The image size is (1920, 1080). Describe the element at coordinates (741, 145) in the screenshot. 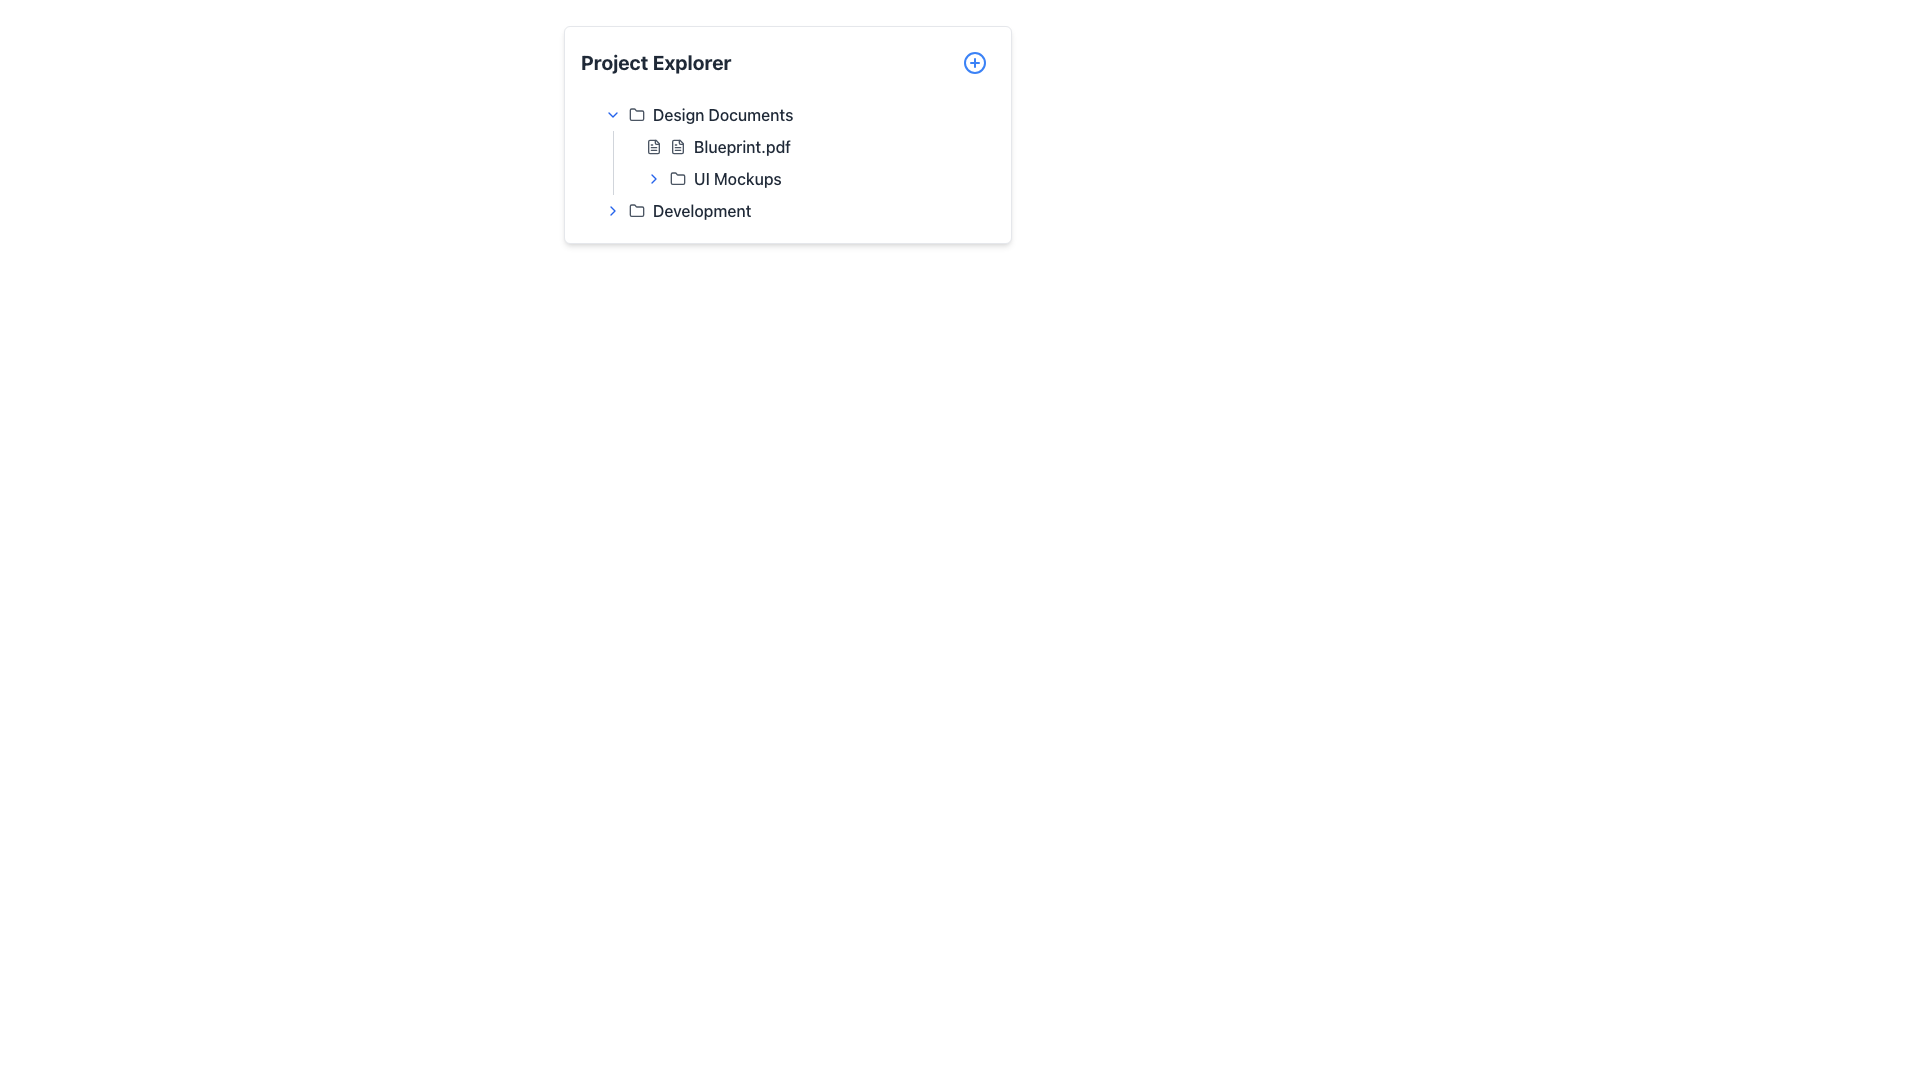

I see `the file label 'Blueprint.pdf' in the 'Design Documents' folder` at that location.